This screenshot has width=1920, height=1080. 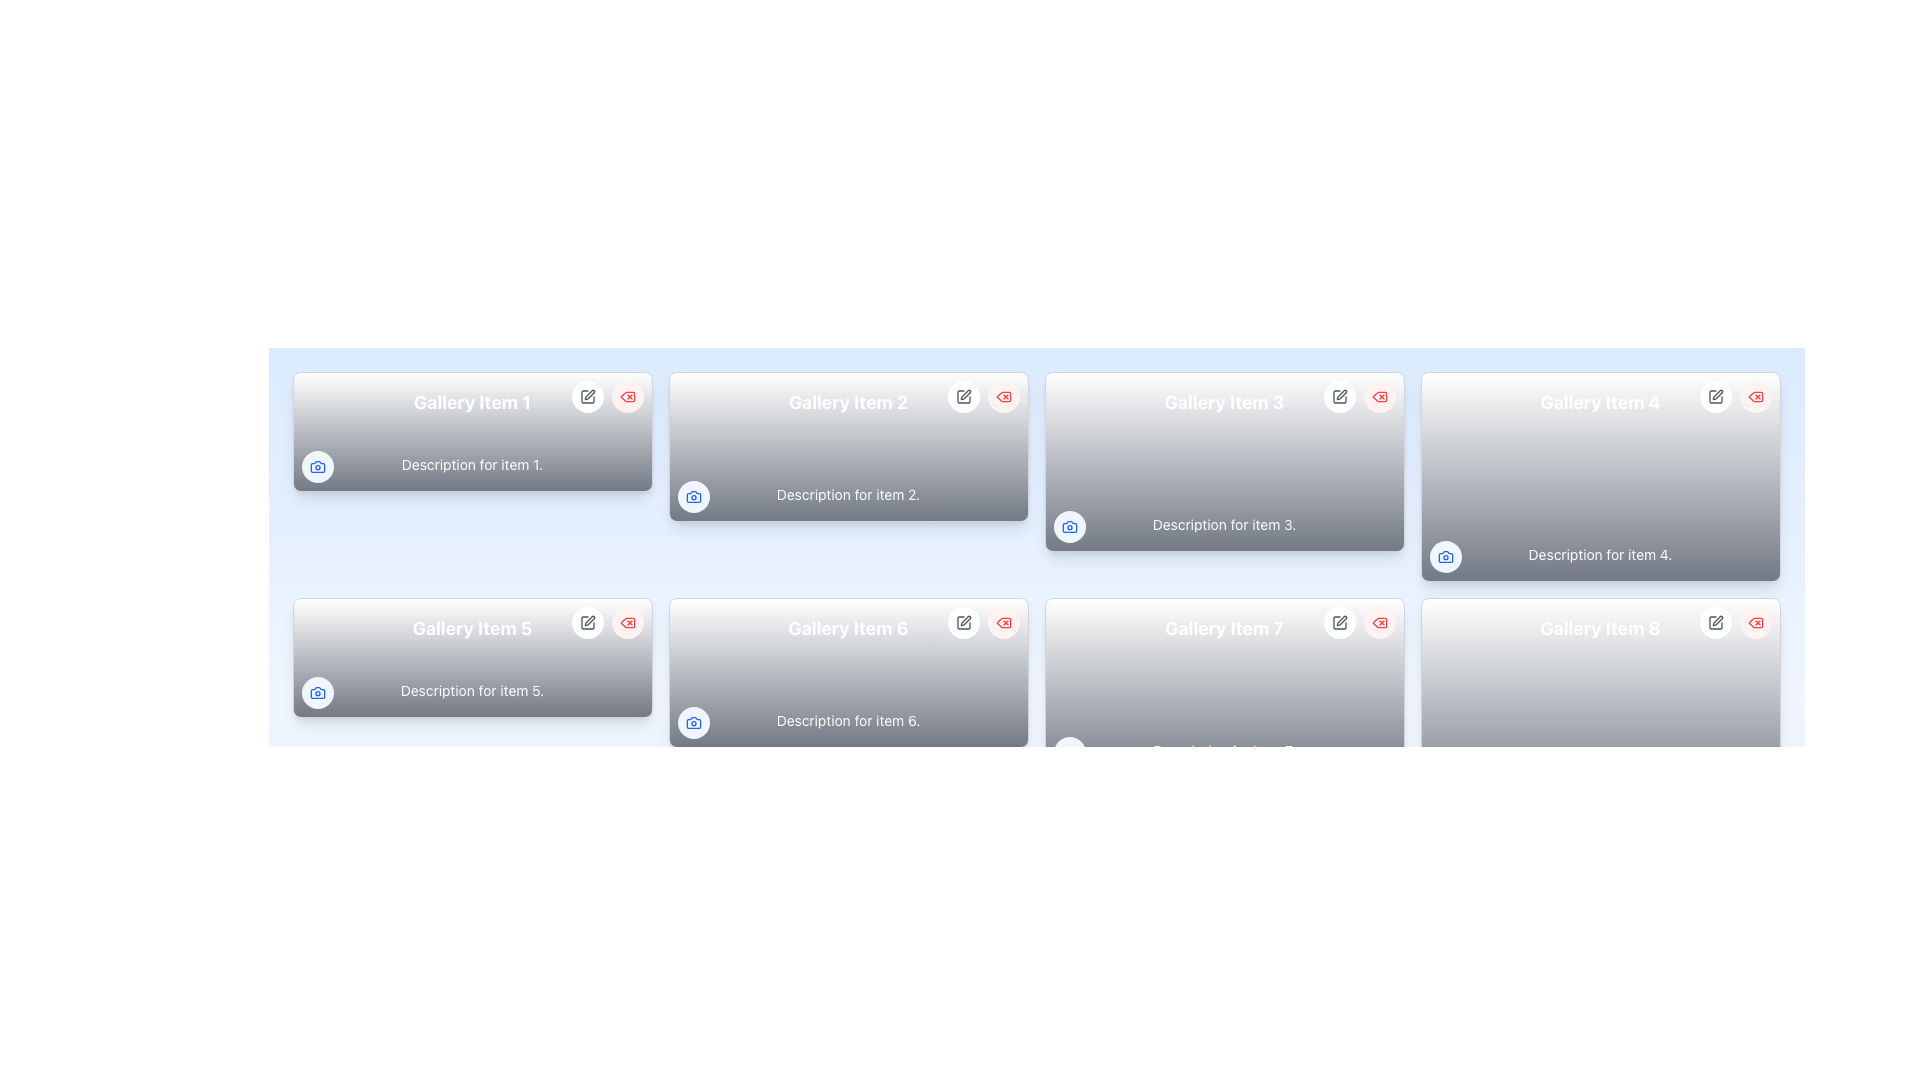 What do you see at coordinates (316, 692) in the screenshot?
I see `the camera icon` at bounding box center [316, 692].